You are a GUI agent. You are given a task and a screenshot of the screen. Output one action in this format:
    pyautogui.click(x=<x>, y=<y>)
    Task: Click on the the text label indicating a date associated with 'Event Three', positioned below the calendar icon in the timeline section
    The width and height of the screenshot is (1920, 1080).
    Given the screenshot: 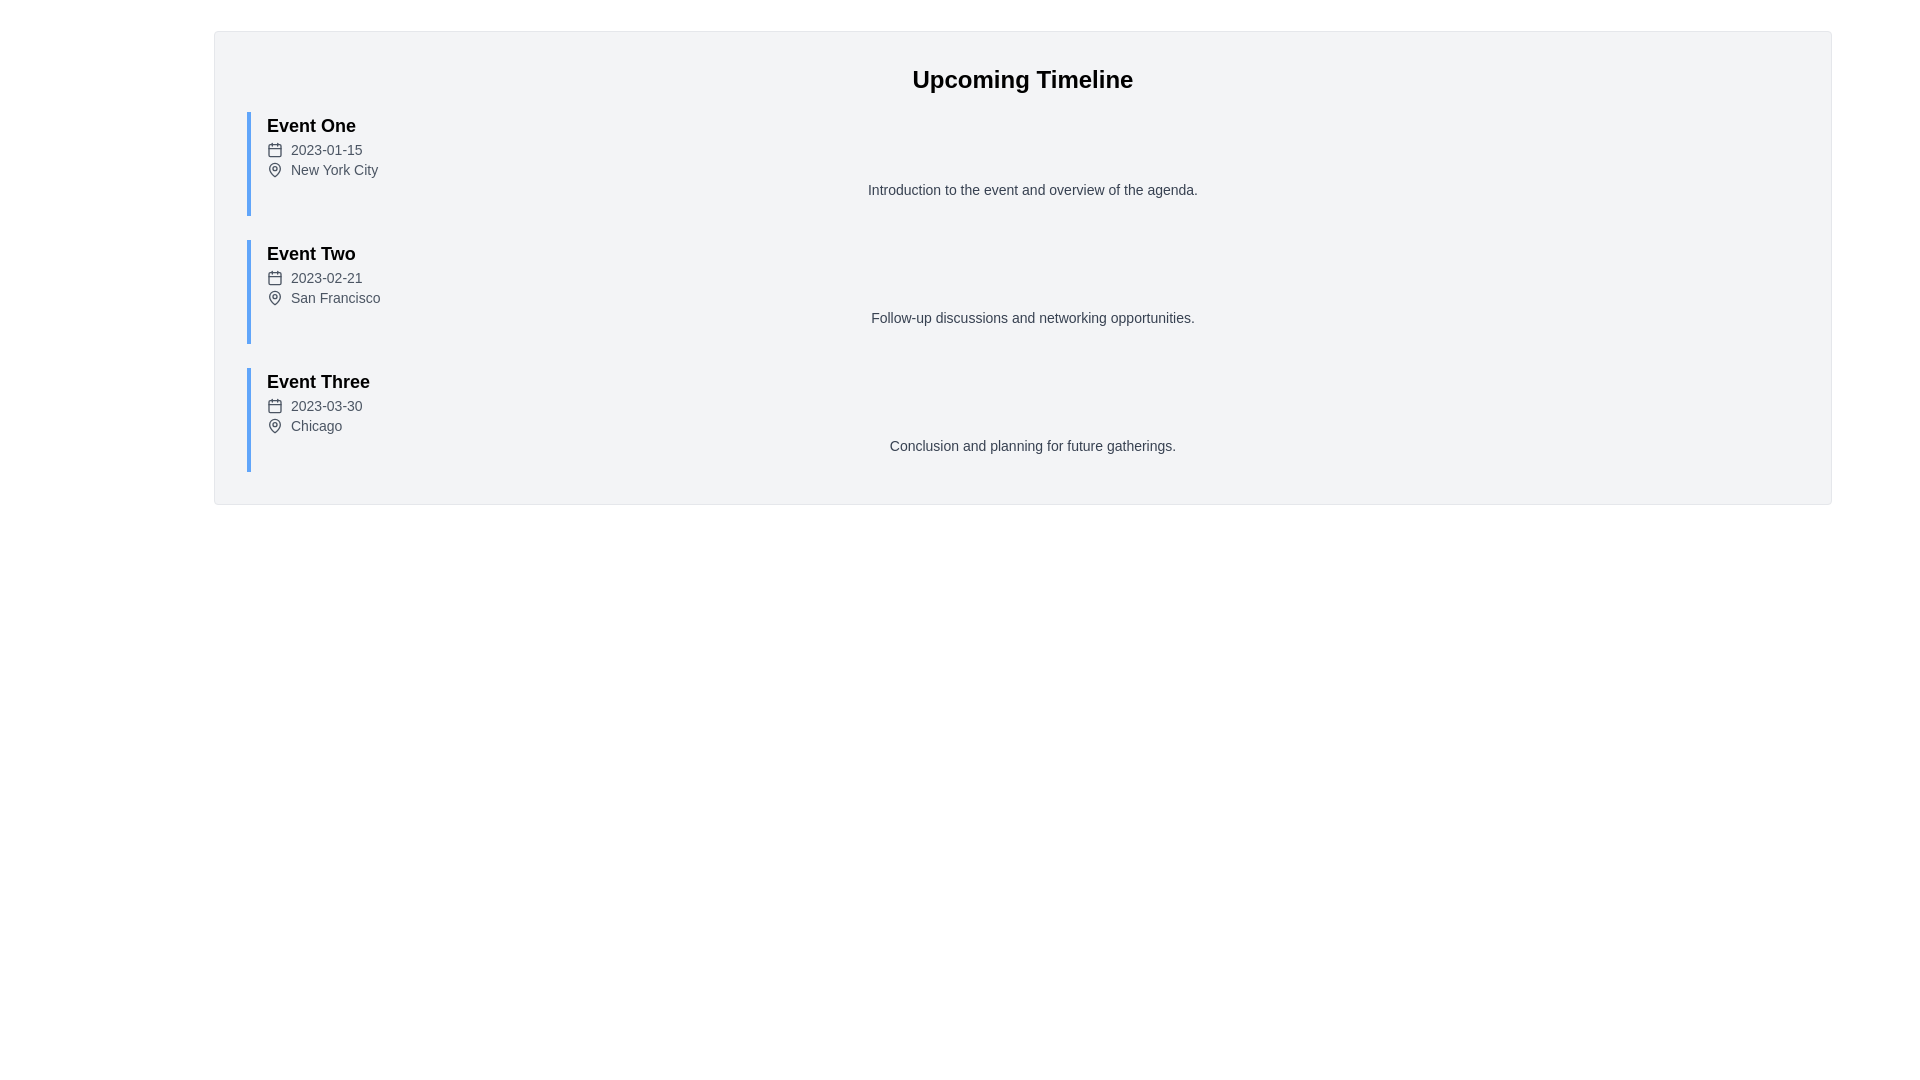 What is the action you would take?
    pyautogui.click(x=326, y=405)
    